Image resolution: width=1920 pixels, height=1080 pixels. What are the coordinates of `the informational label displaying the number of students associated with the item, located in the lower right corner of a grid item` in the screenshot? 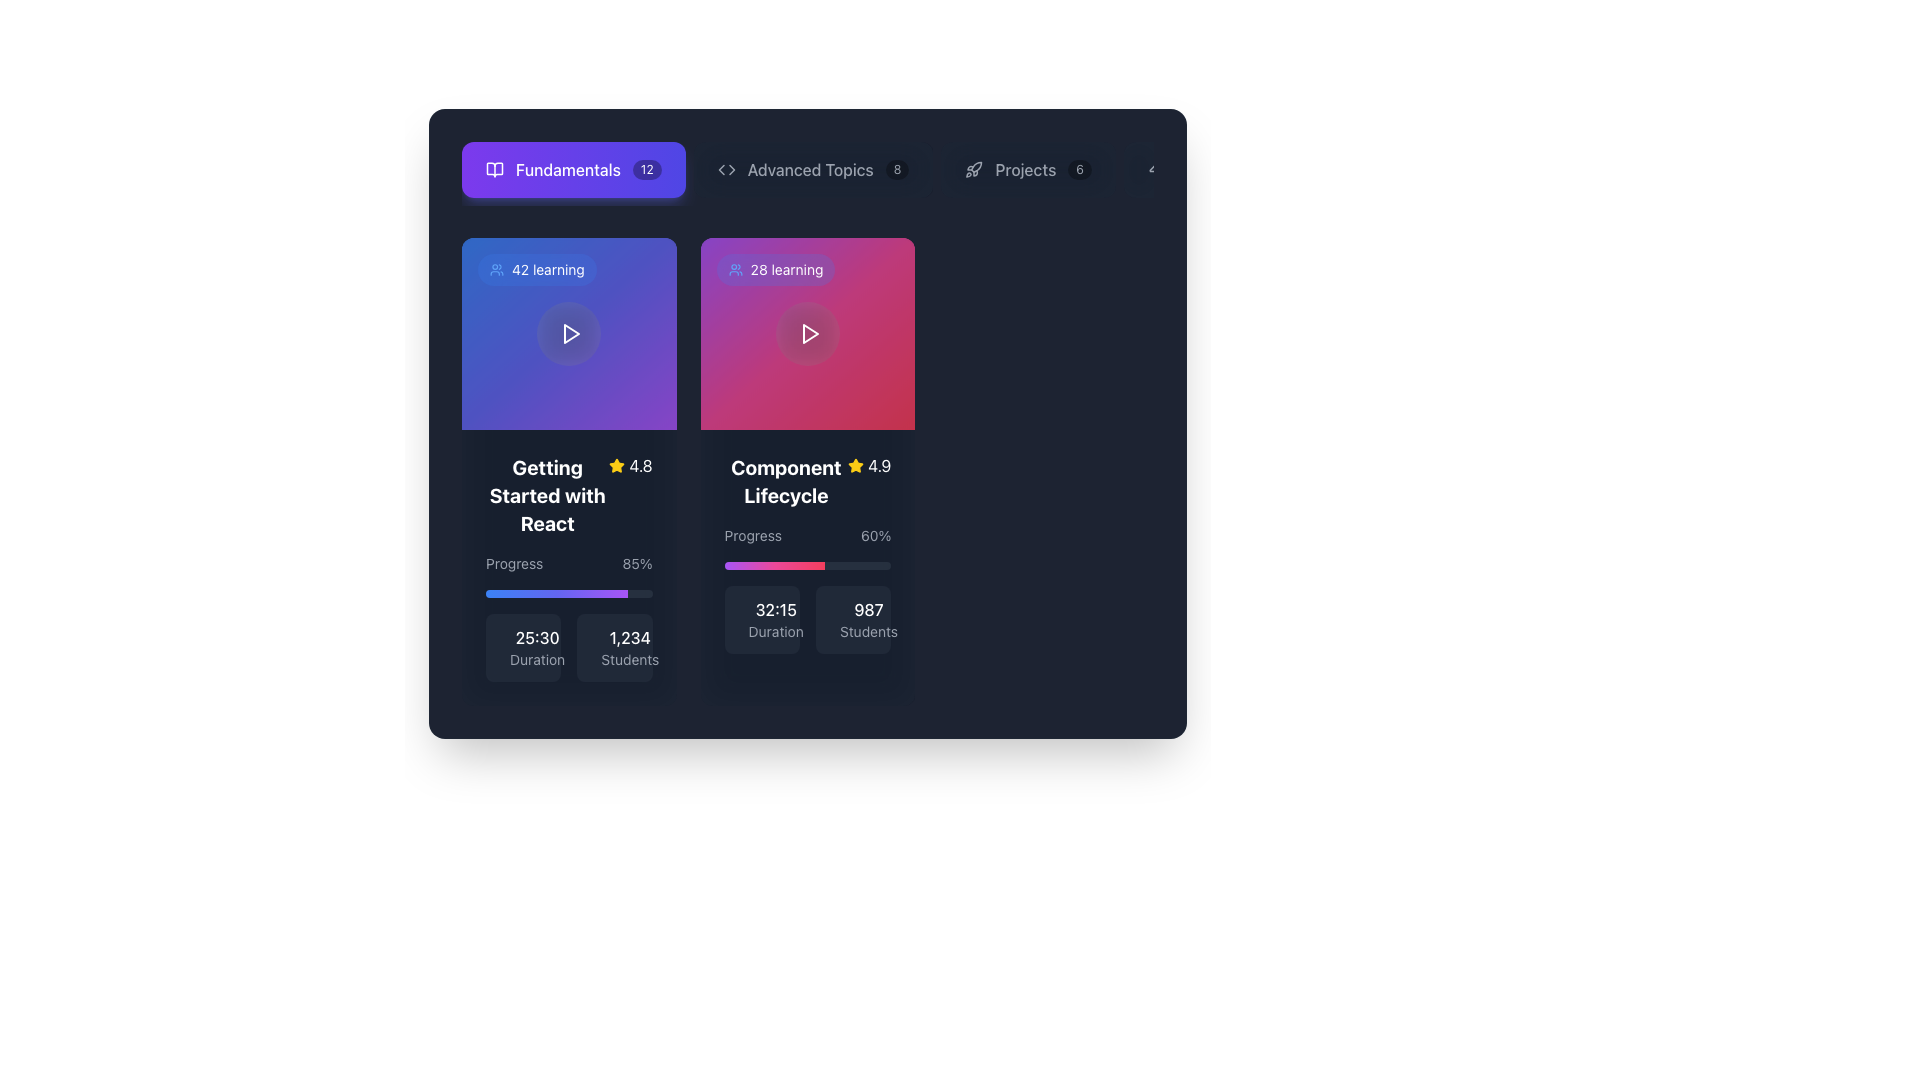 It's located at (613, 648).